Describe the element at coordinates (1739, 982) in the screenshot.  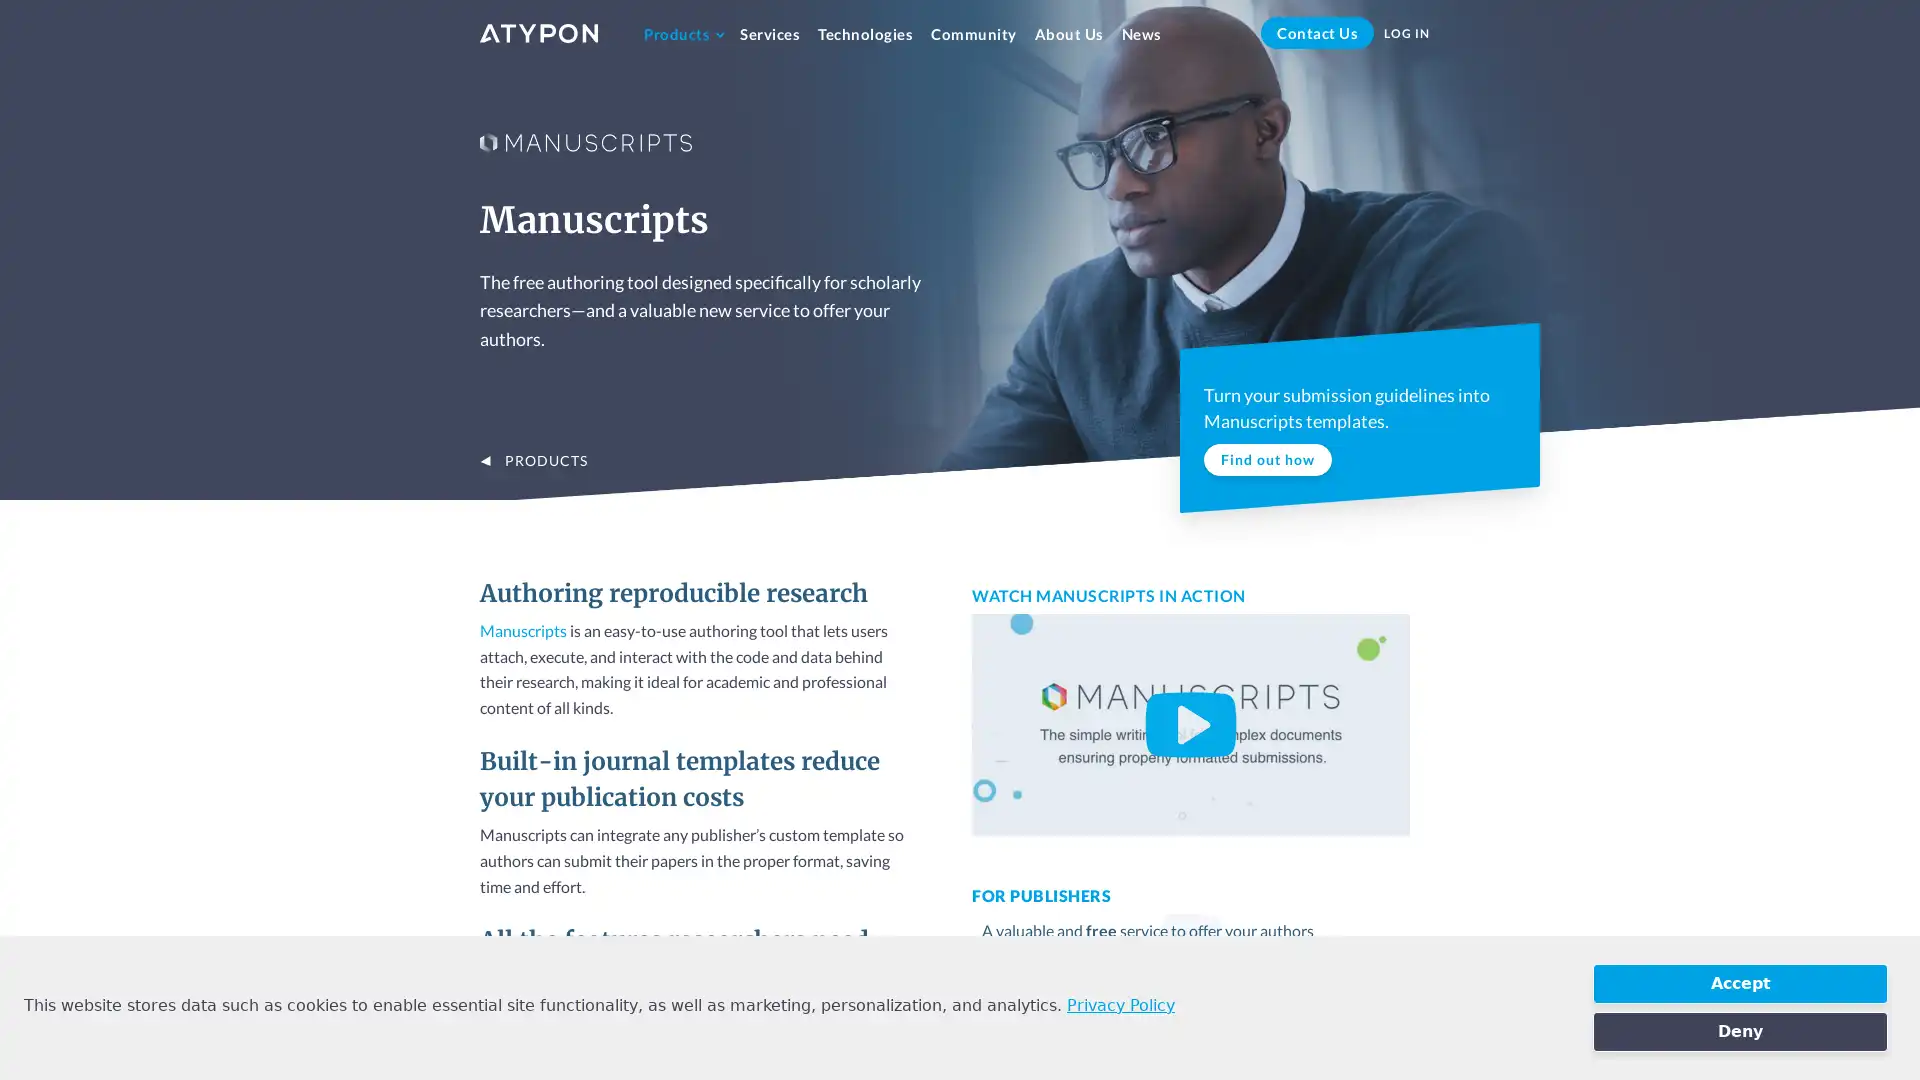
I see `Accept` at that location.